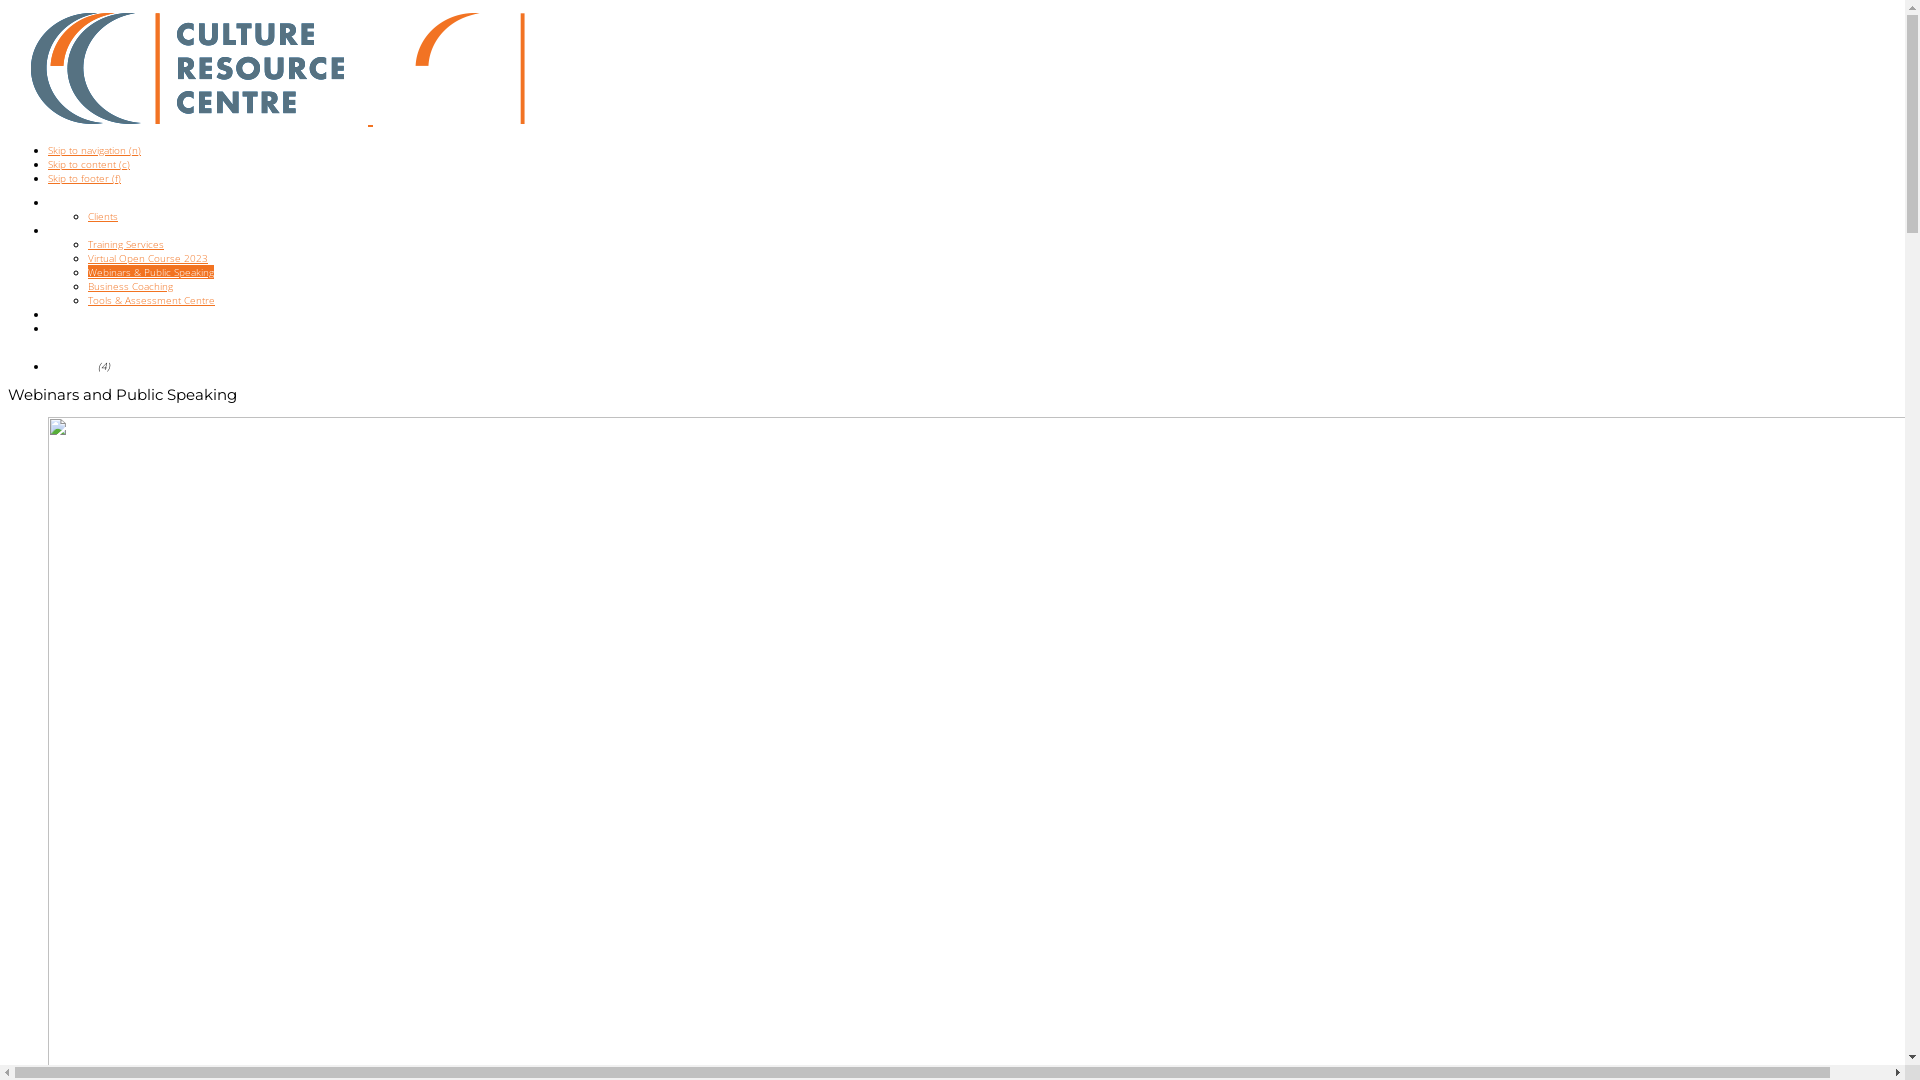 The width and height of the screenshot is (1920, 1080). I want to click on 'Blog Culture@Work', so click(48, 326).